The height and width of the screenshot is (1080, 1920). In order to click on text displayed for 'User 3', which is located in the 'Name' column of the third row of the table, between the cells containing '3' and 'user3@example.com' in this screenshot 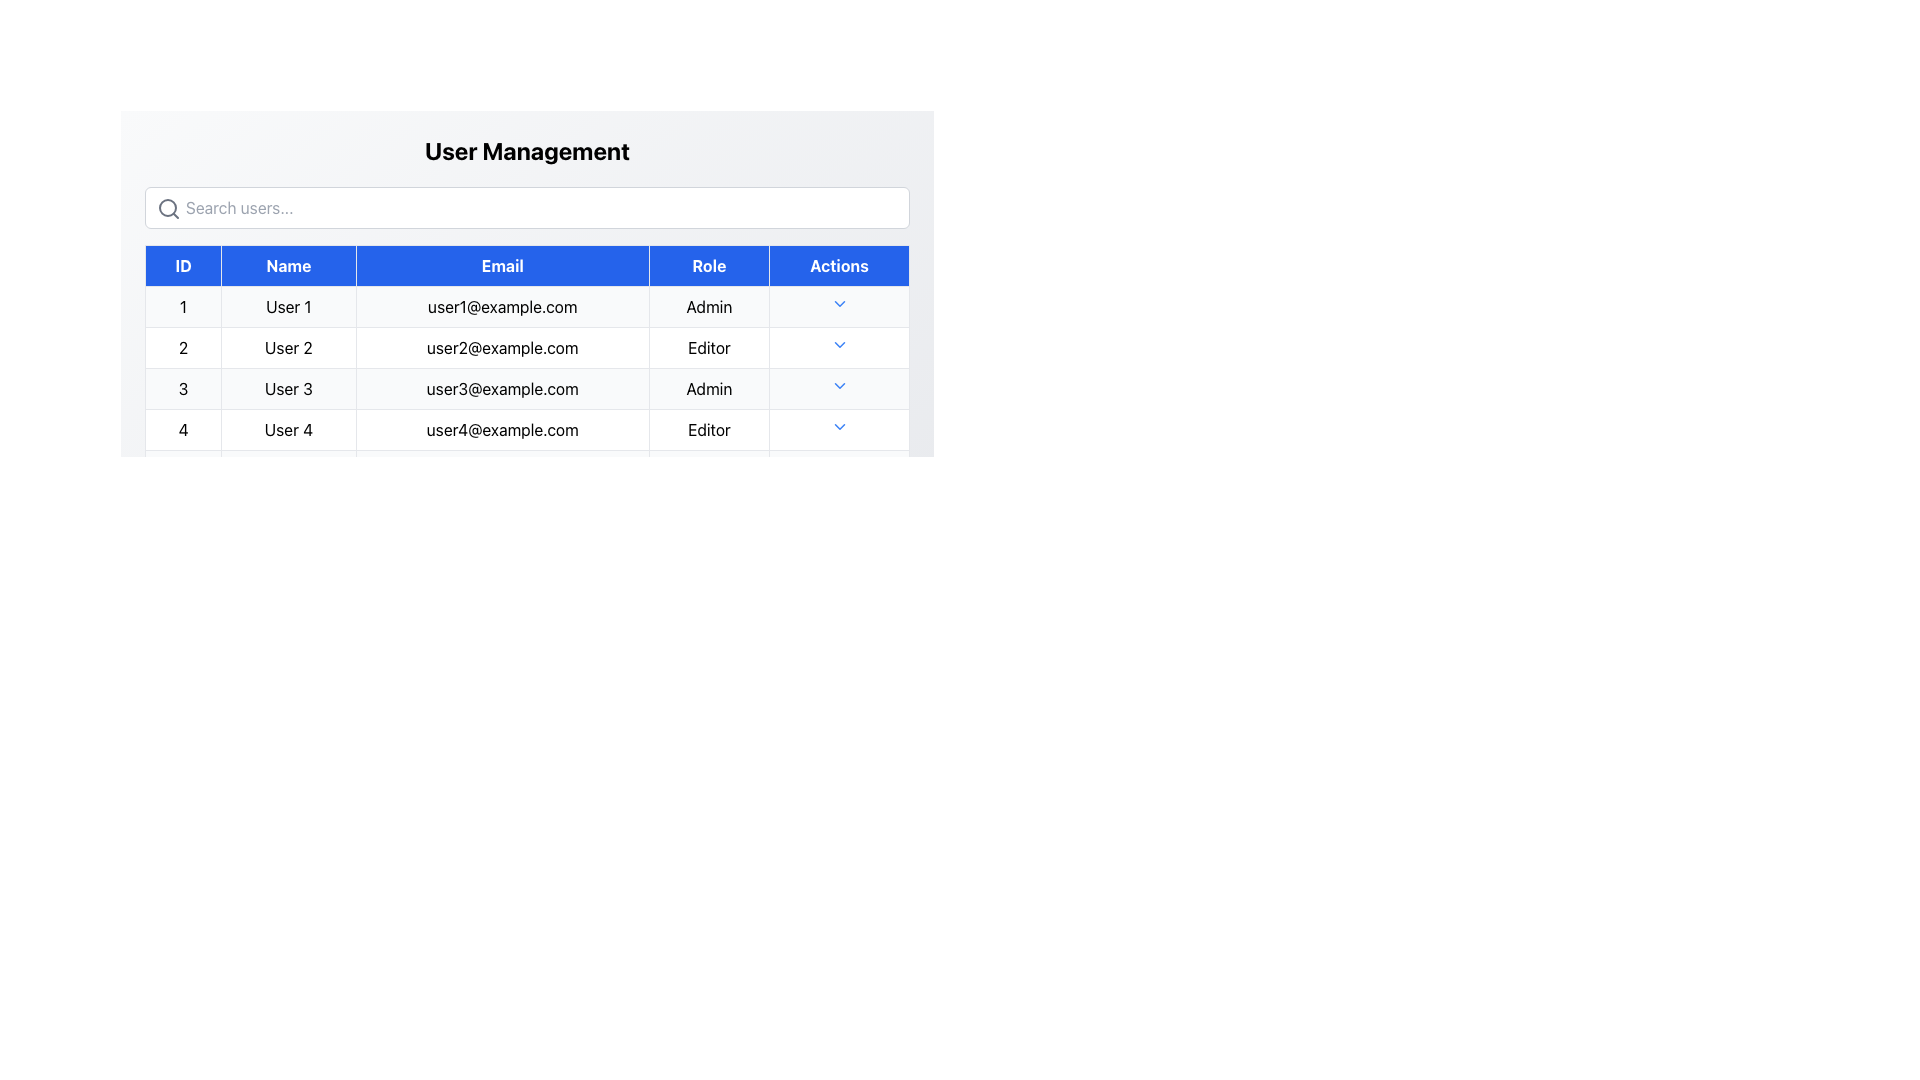, I will do `click(287, 389)`.